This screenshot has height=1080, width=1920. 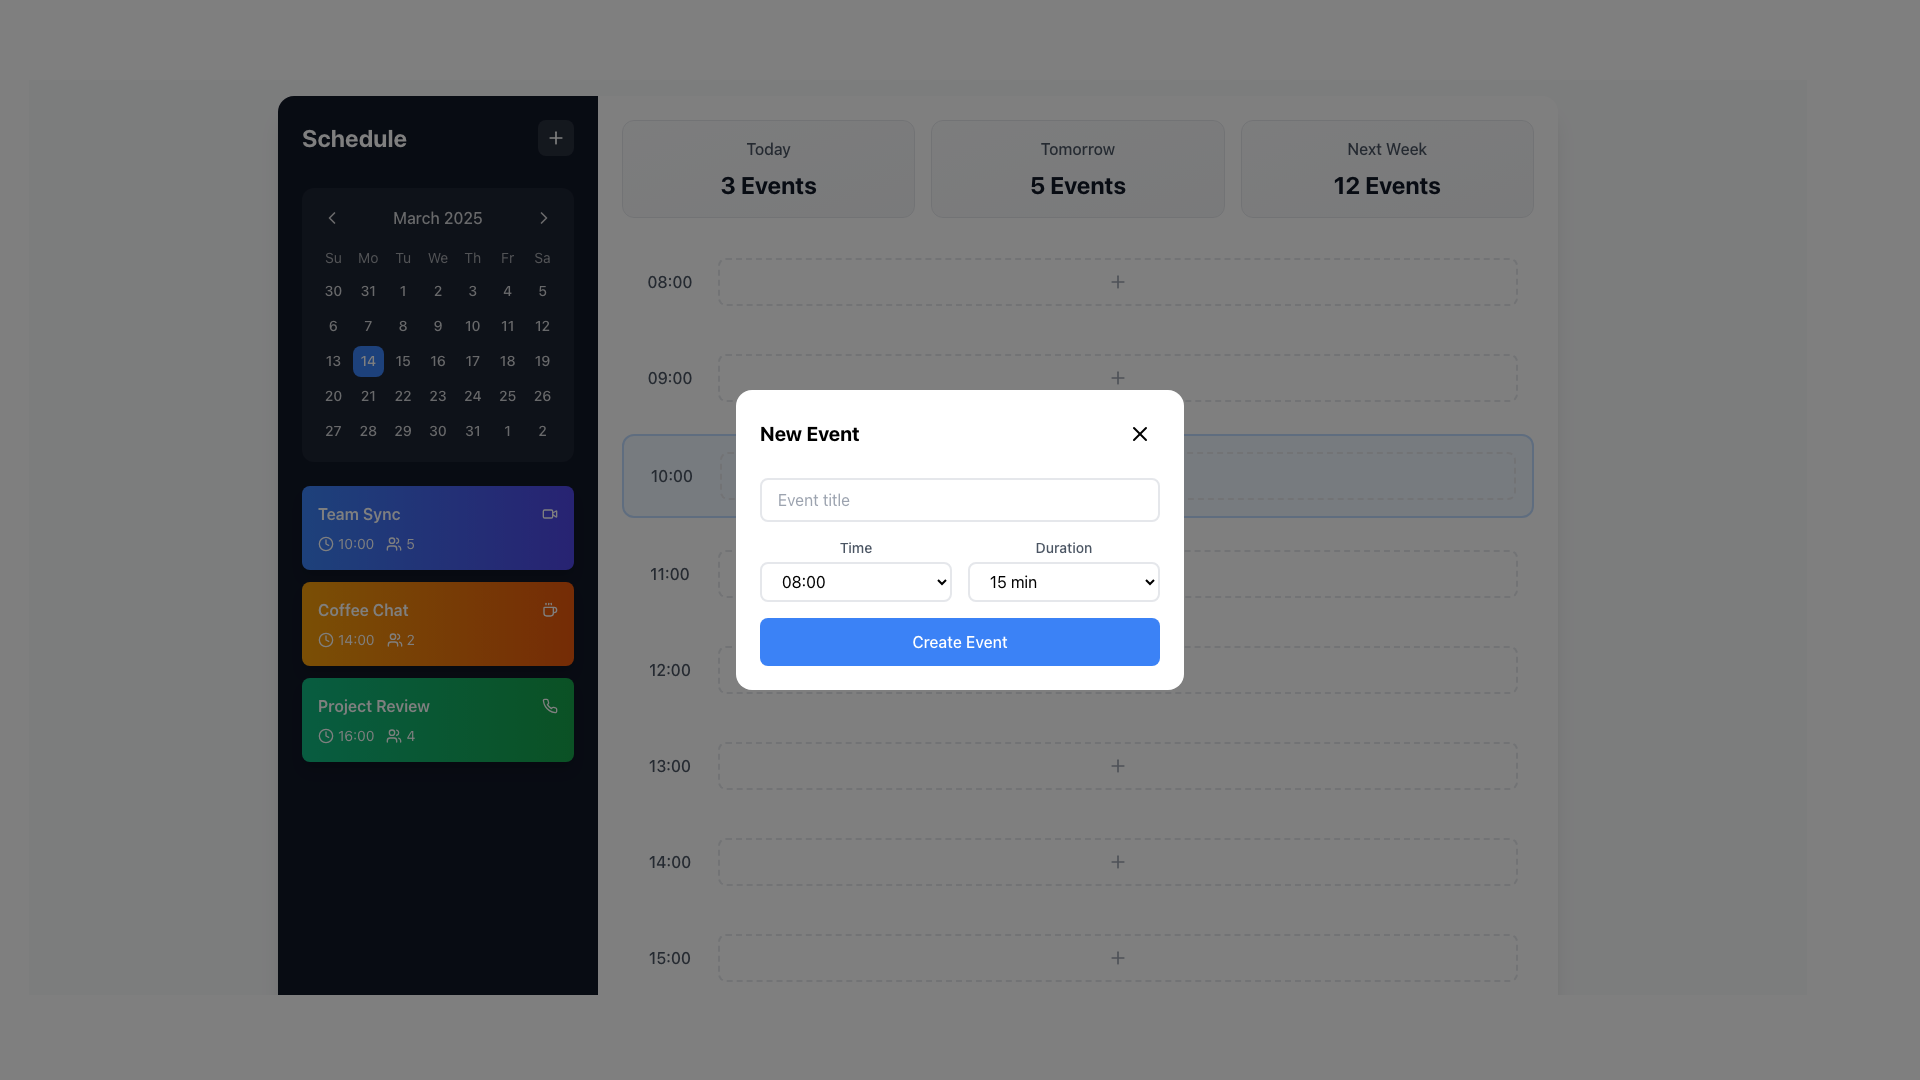 What do you see at coordinates (368, 396) in the screenshot?
I see `the Calendar day button displaying the number '21'` at bounding box center [368, 396].